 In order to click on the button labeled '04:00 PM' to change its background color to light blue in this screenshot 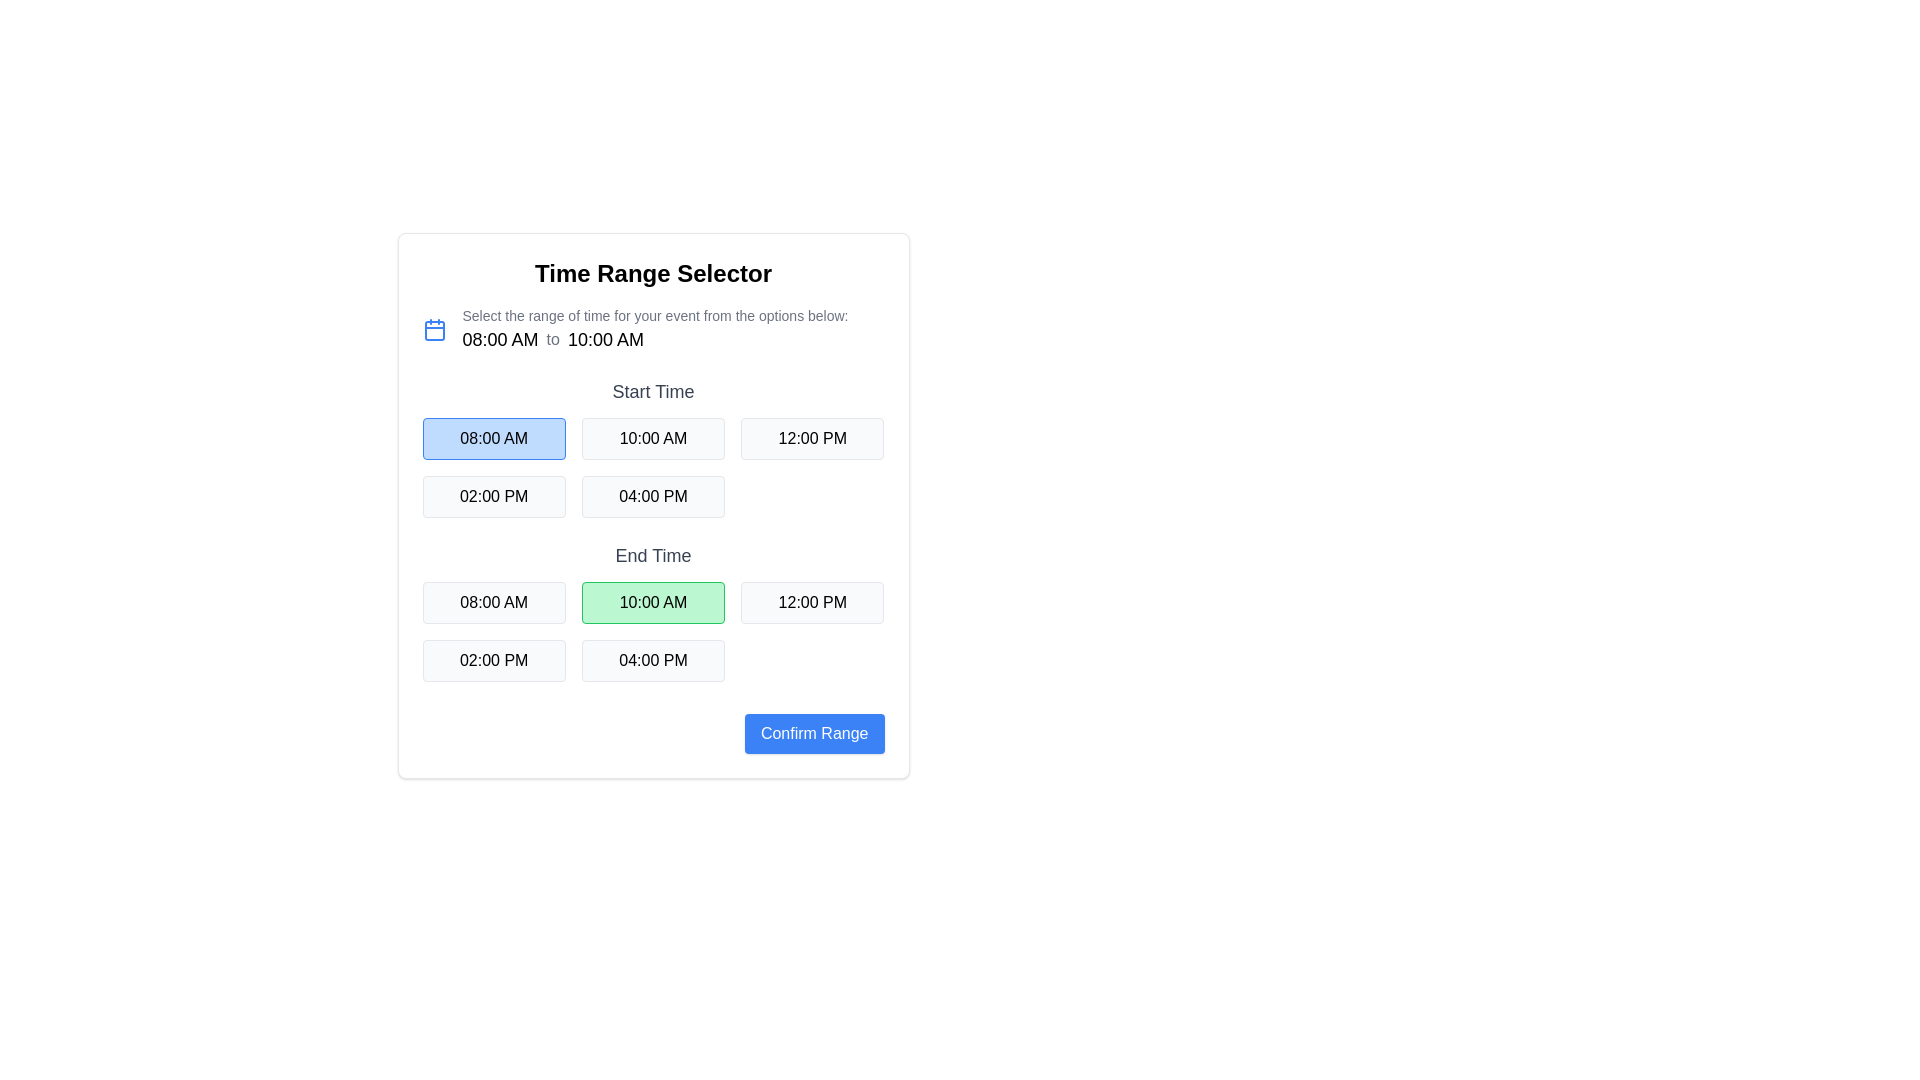, I will do `click(653, 496)`.